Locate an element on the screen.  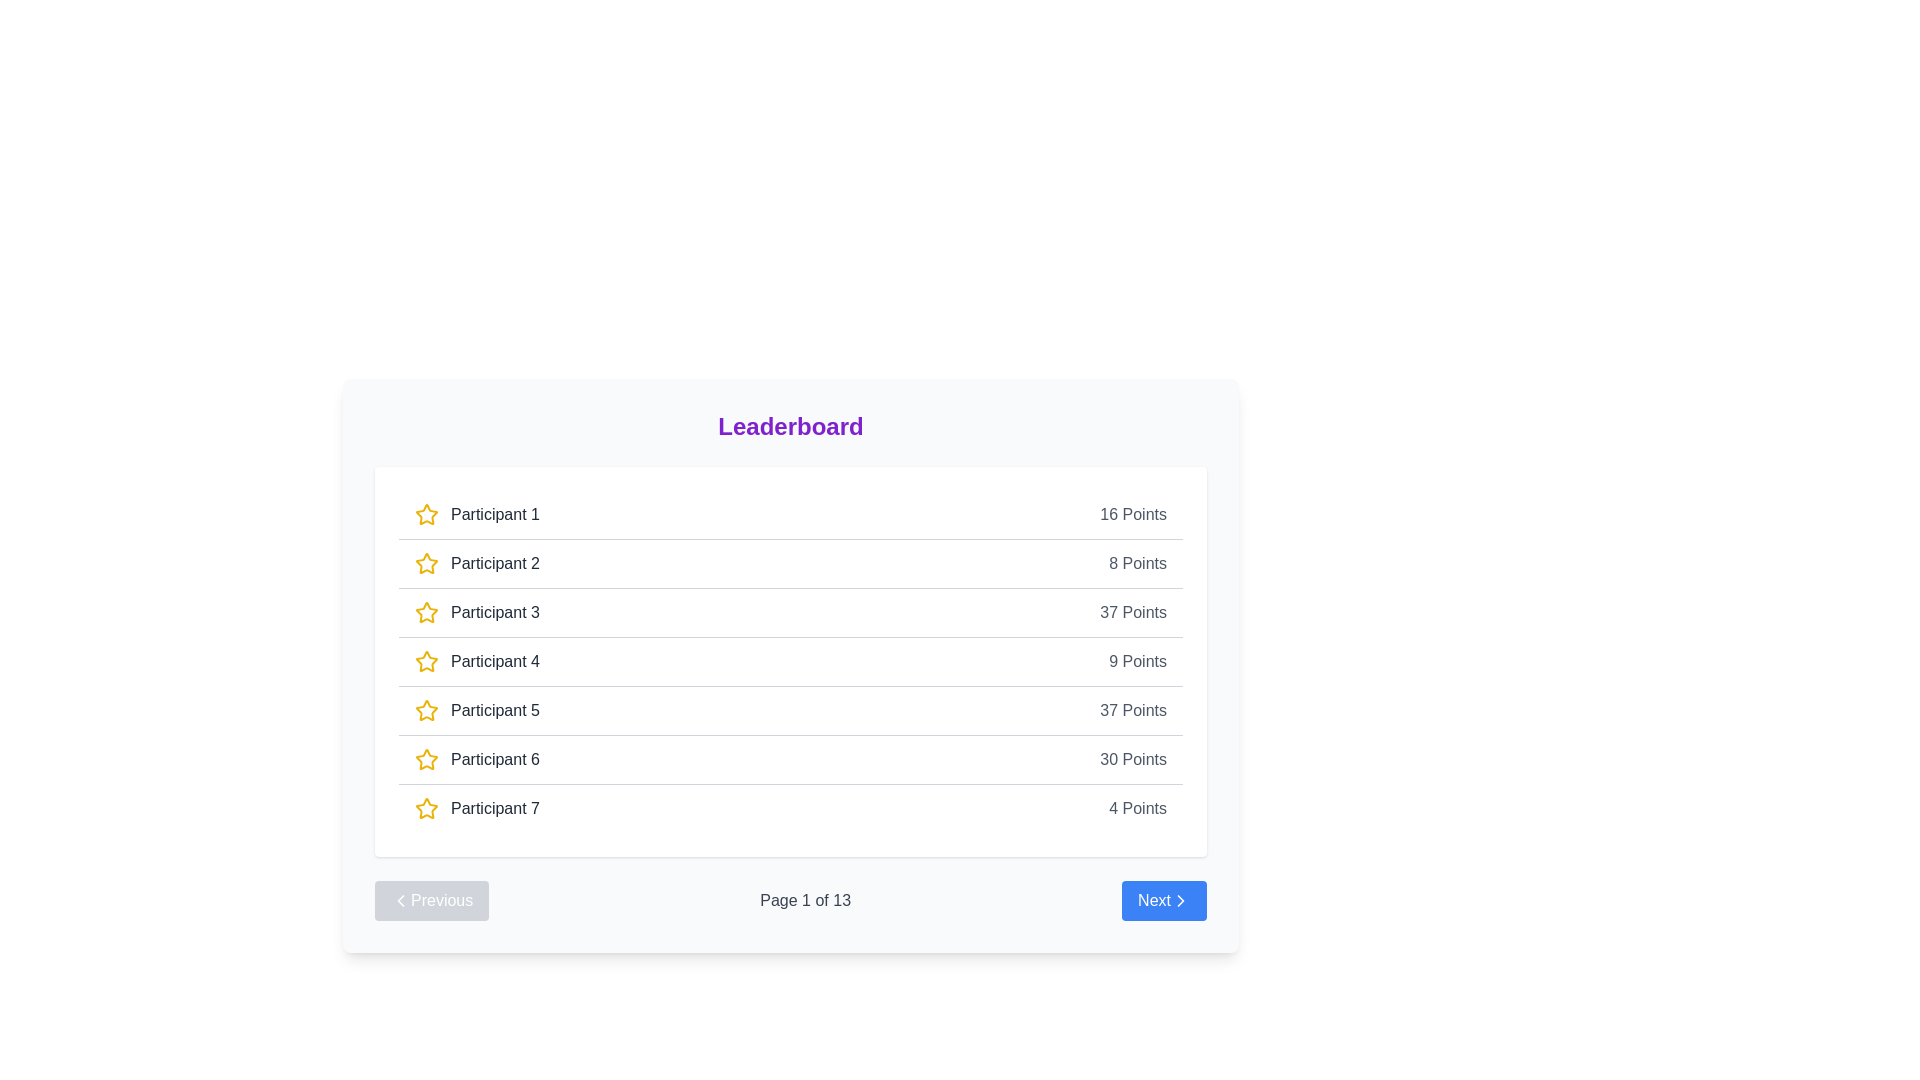
the rating or highlight marker icon associated with the label 'Participant 2', which is positioned to the left of the text label is located at coordinates (426, 563).